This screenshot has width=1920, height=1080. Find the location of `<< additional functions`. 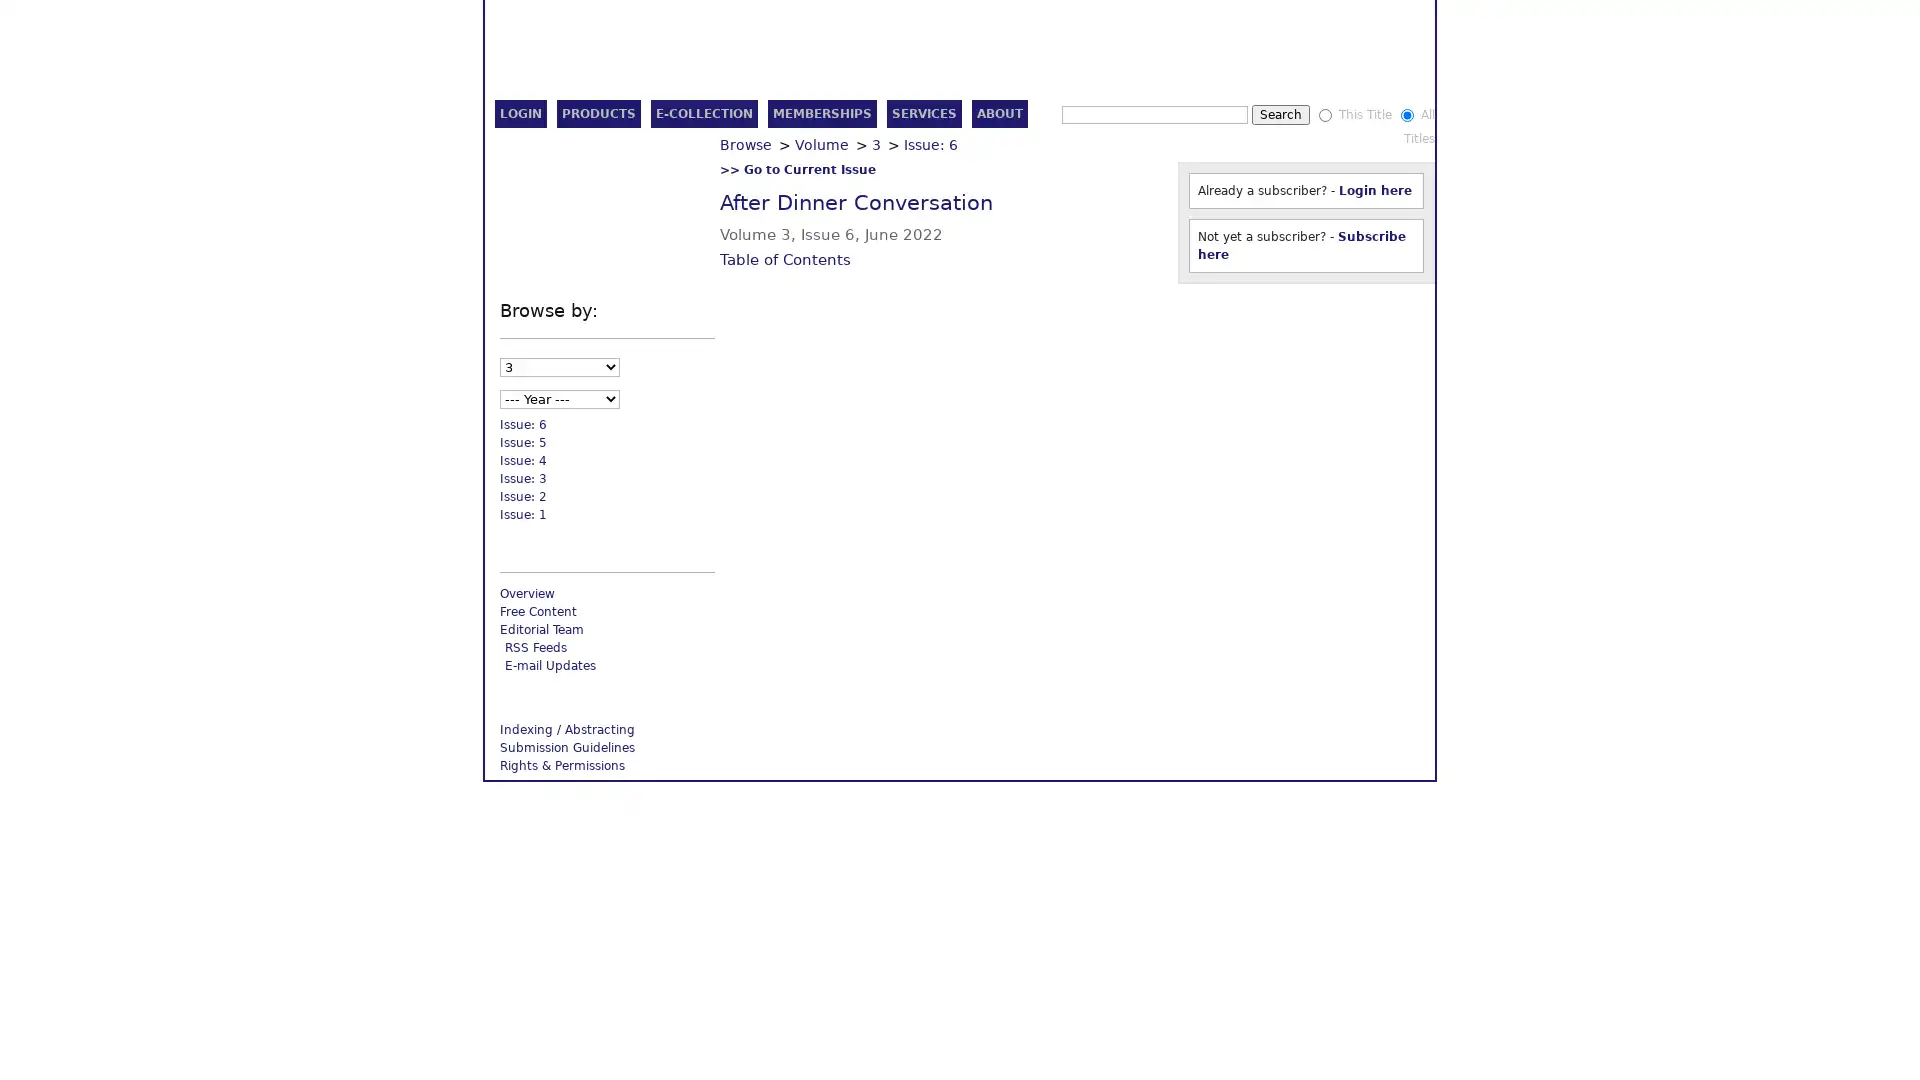

<< additional functions is located at coordinates (1344, 312).